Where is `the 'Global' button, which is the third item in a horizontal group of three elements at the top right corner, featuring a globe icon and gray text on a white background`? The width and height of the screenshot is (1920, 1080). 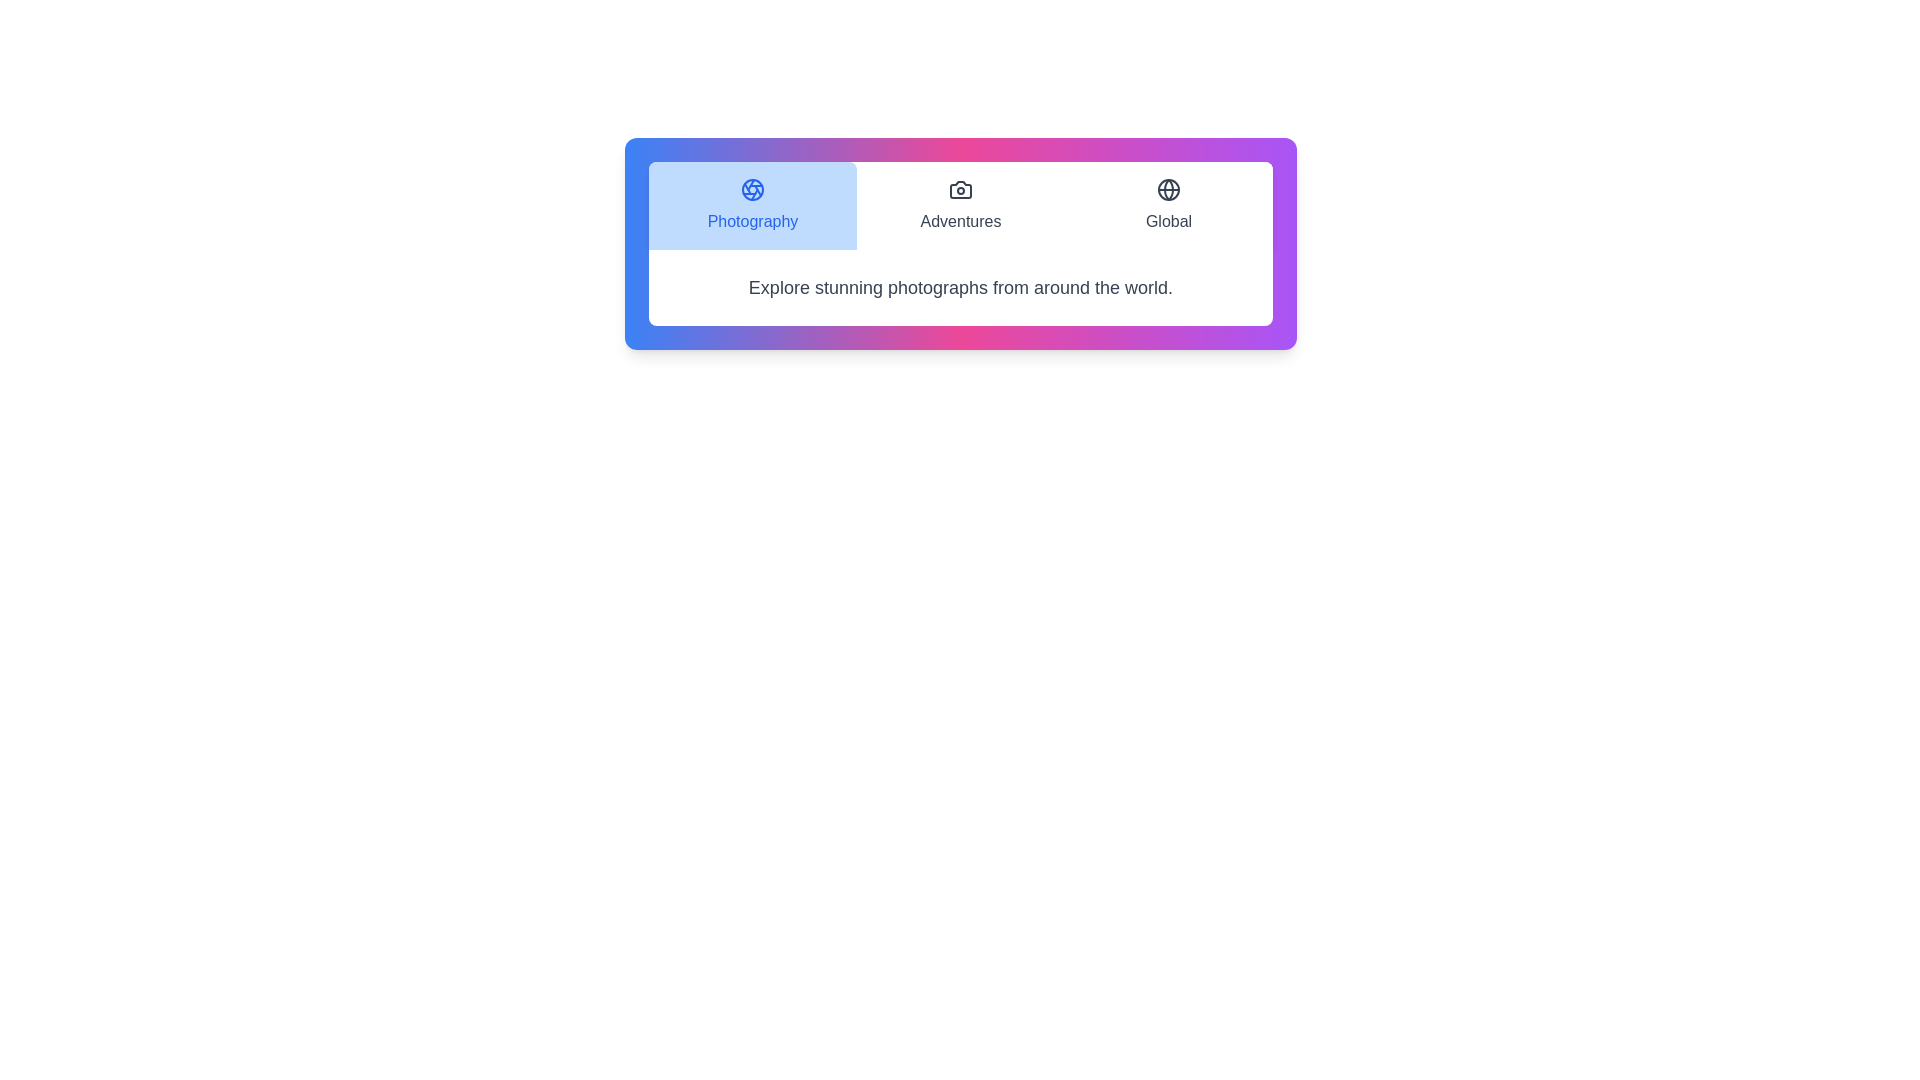 the 'Global' button, which is the third item in a horizontal group of three elements at the top right corner, featuring a globe icon and gray text on a white background is located at coordinates (1169, 205).